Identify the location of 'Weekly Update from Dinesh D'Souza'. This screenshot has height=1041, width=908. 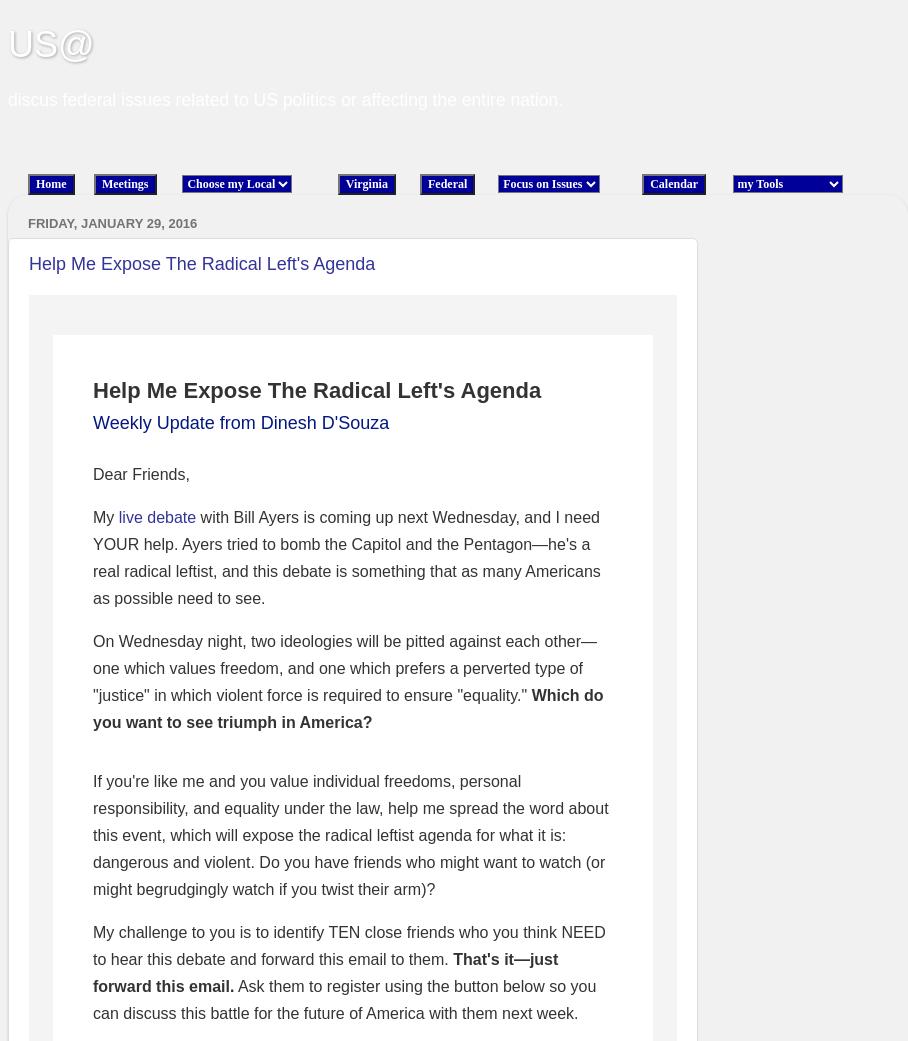
(239, 421).